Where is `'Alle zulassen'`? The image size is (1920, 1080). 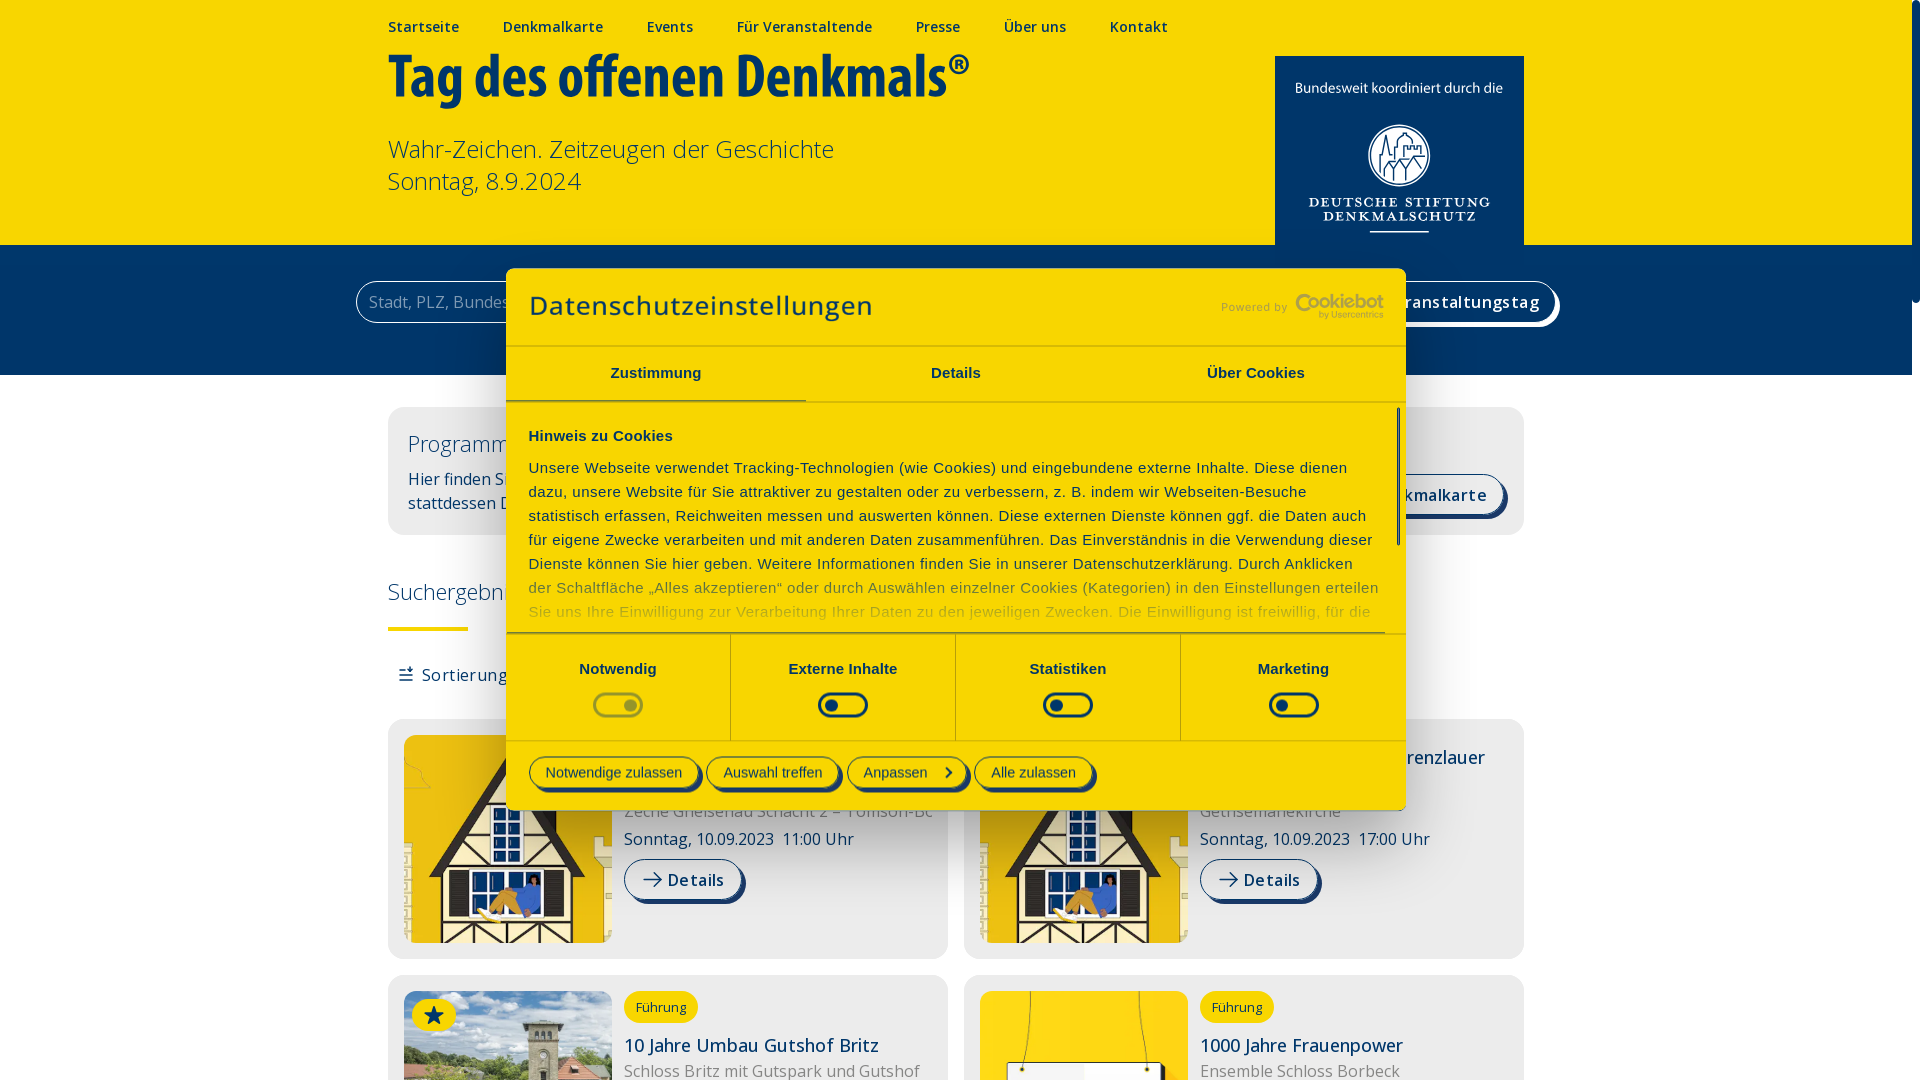 'Alle zulassen' is located at coordinates (1033, 770).